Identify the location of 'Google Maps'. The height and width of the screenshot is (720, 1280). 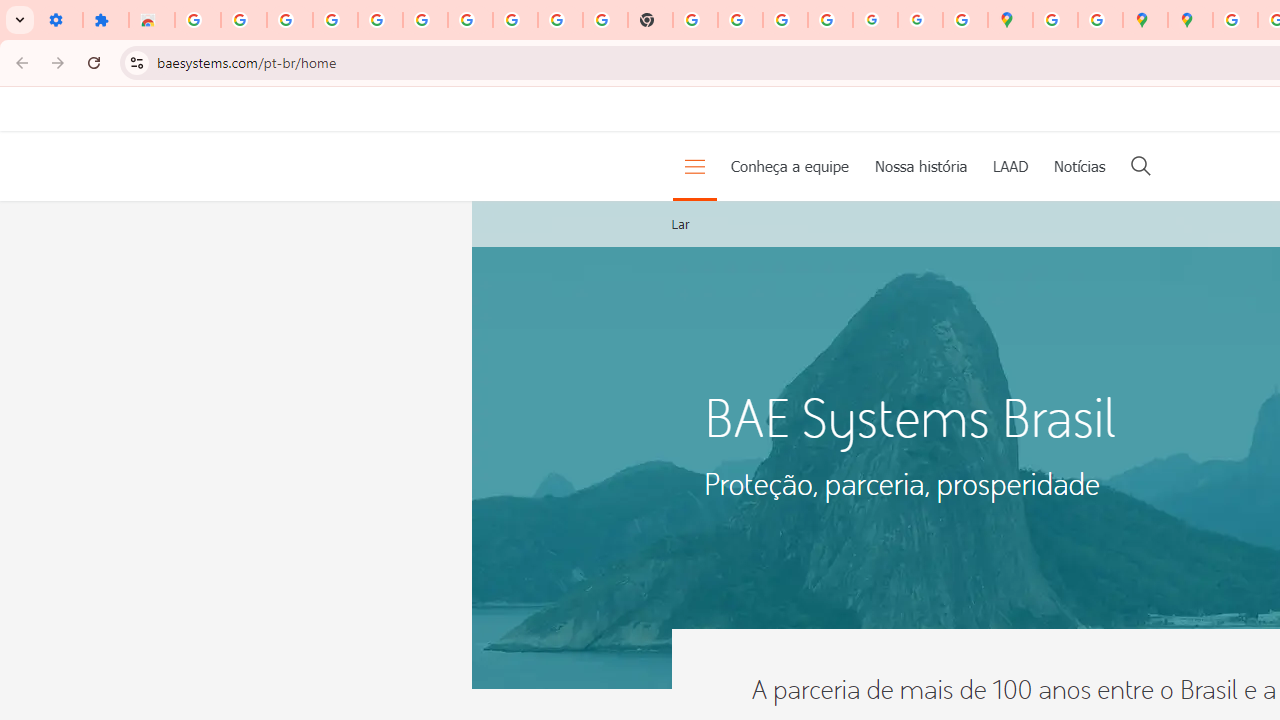
(1010, 20).